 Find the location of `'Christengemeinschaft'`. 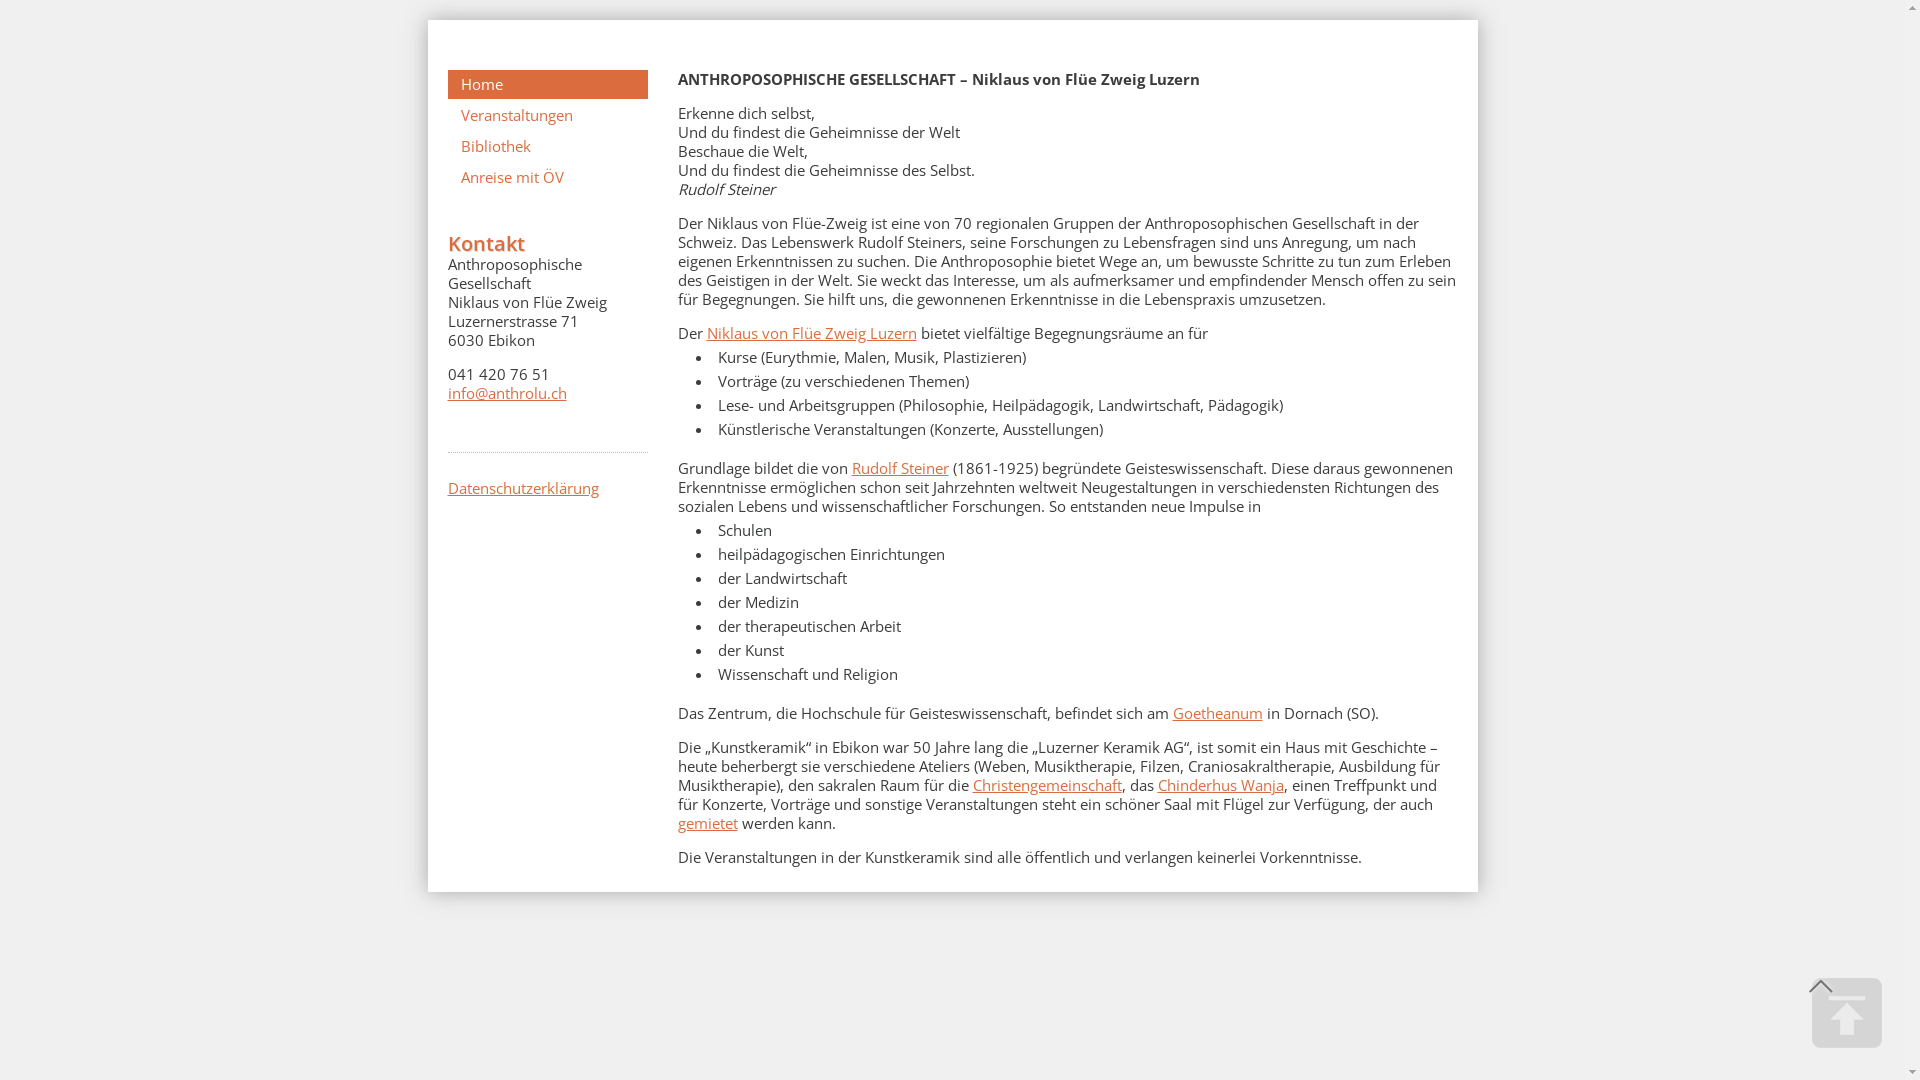

'Christengemeinschaft' is located at coordinates (1045, 784).